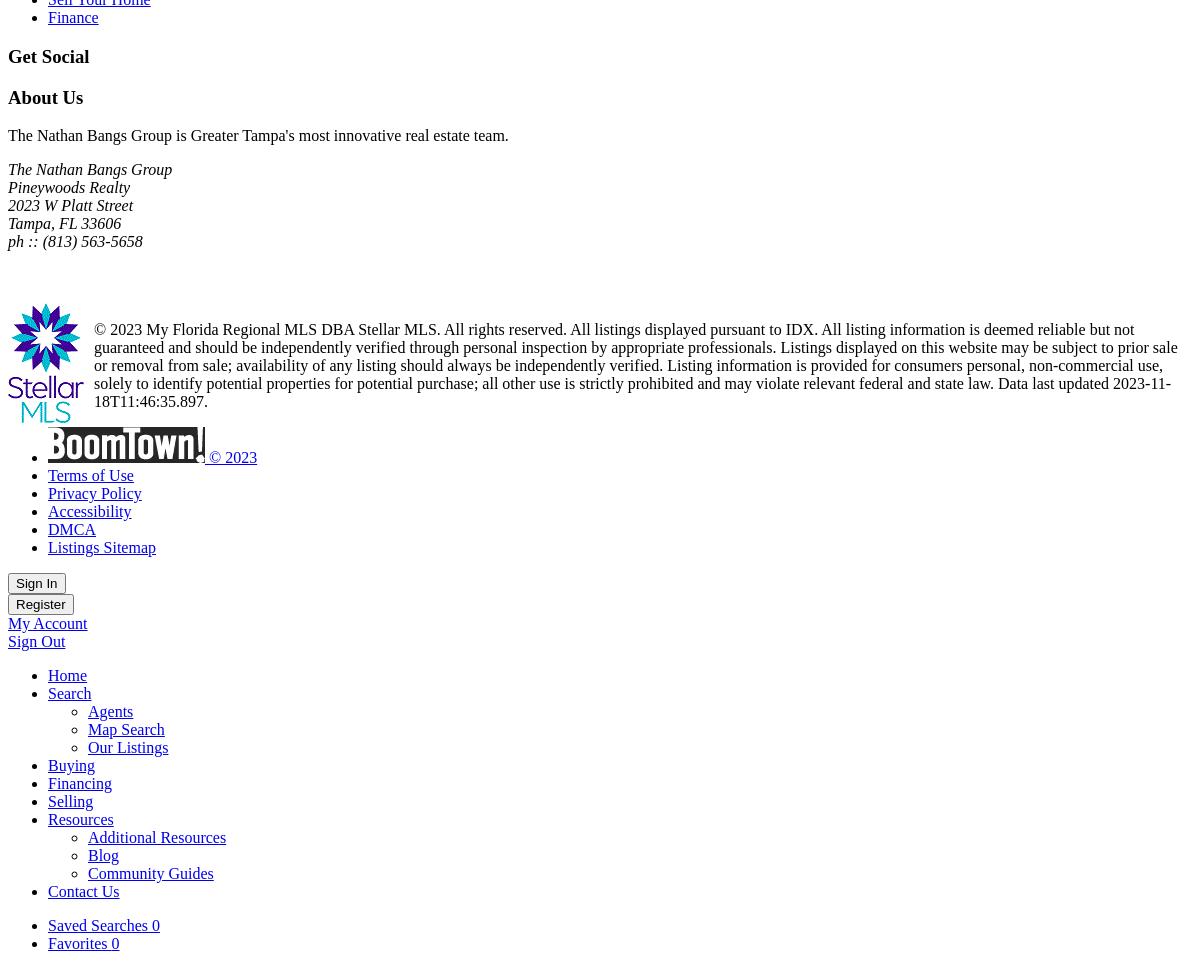 This screenshot has height=967, width=1200. I want to click on 'ph :: (813) 563-5658', so click(75, 241).